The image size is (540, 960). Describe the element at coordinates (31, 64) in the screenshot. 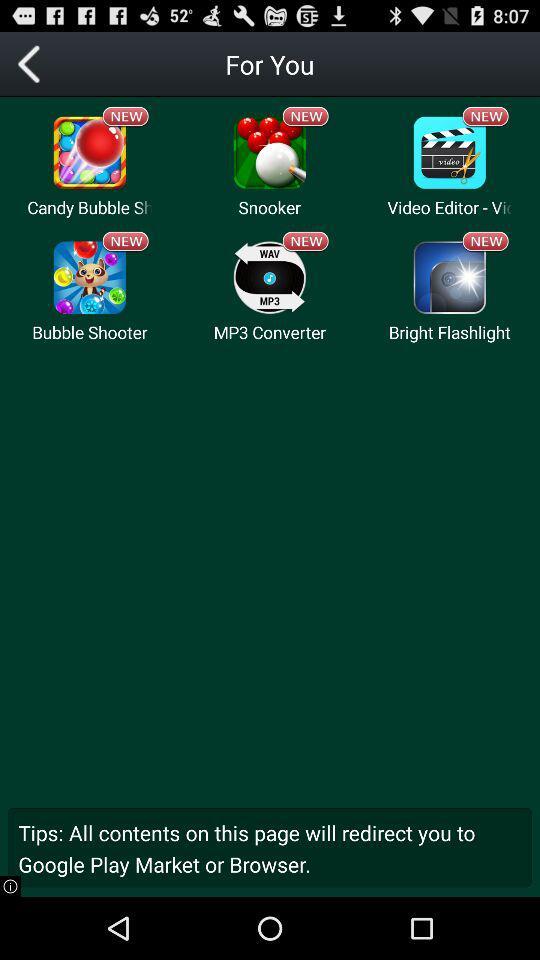

I see `go back` at that location.